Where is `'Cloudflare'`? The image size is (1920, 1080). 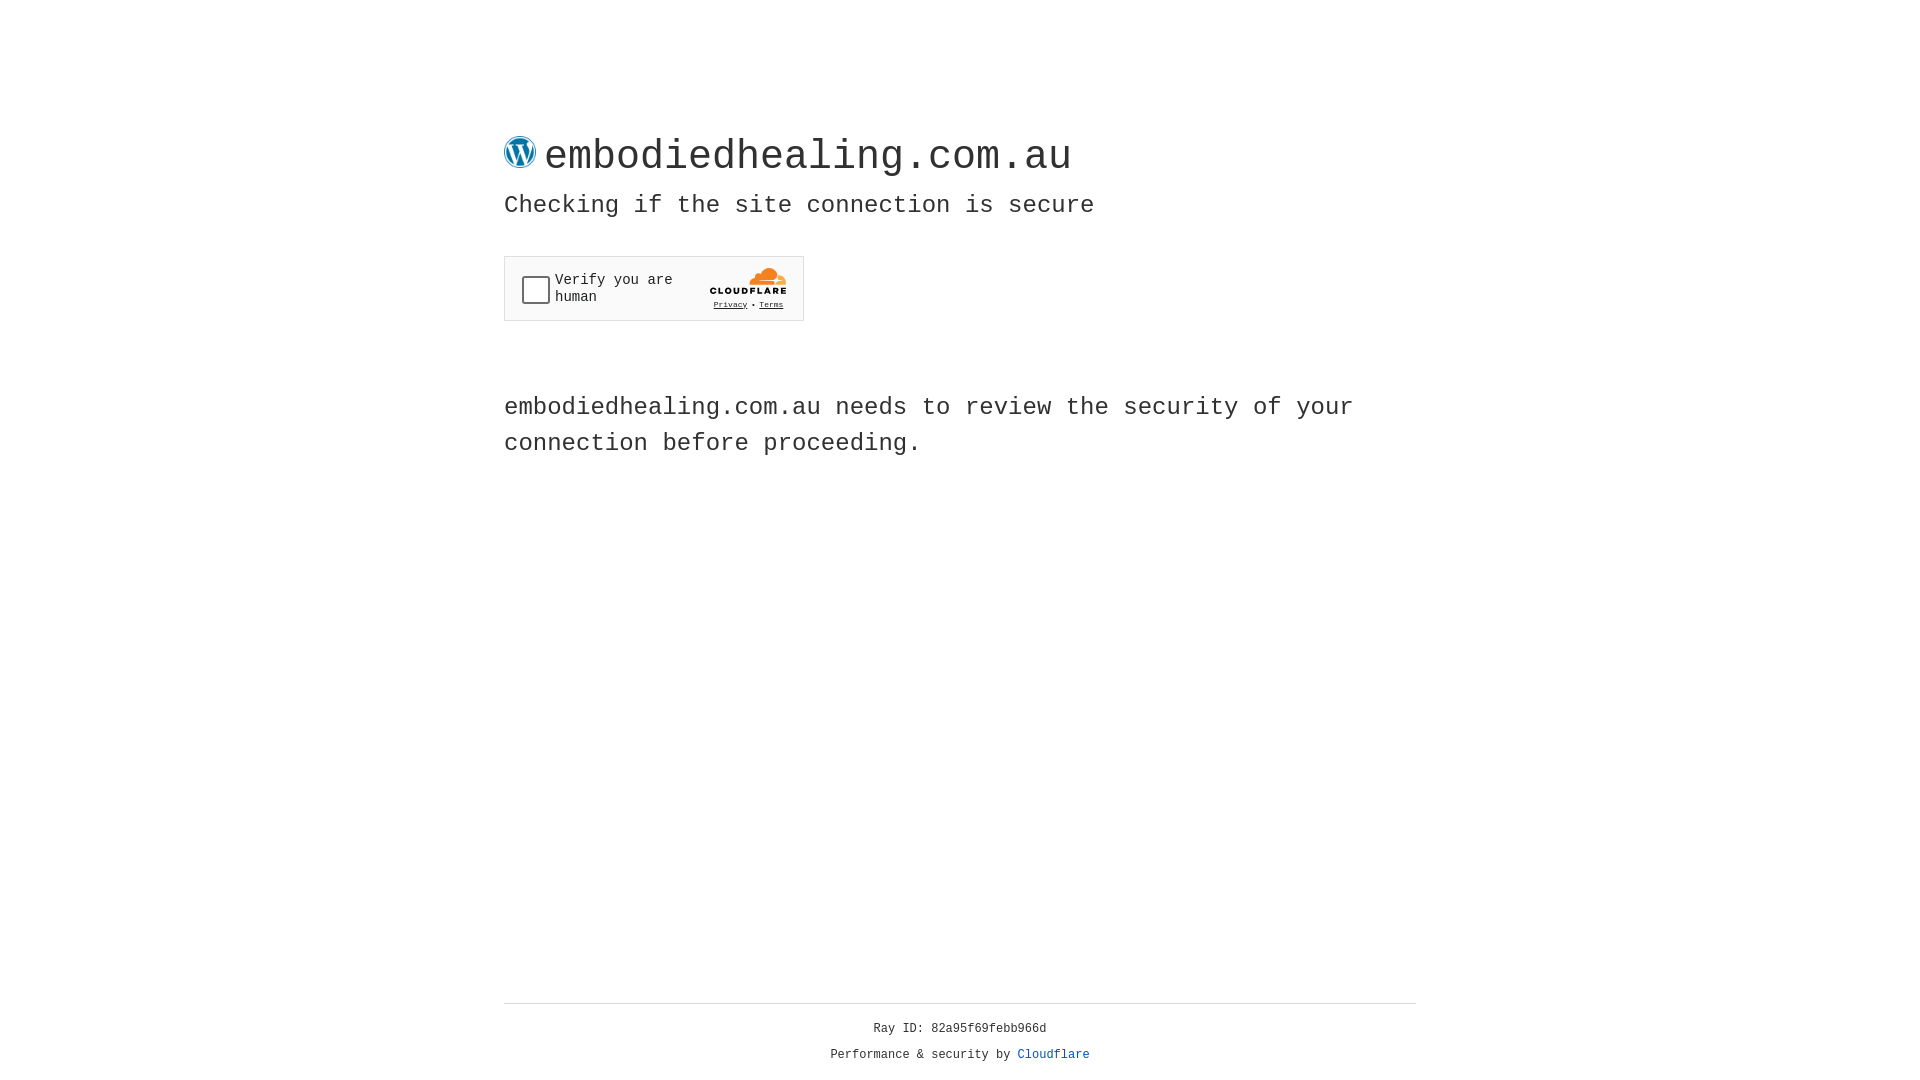
'Cloudflare' is located at coordinates (1017, 1054).